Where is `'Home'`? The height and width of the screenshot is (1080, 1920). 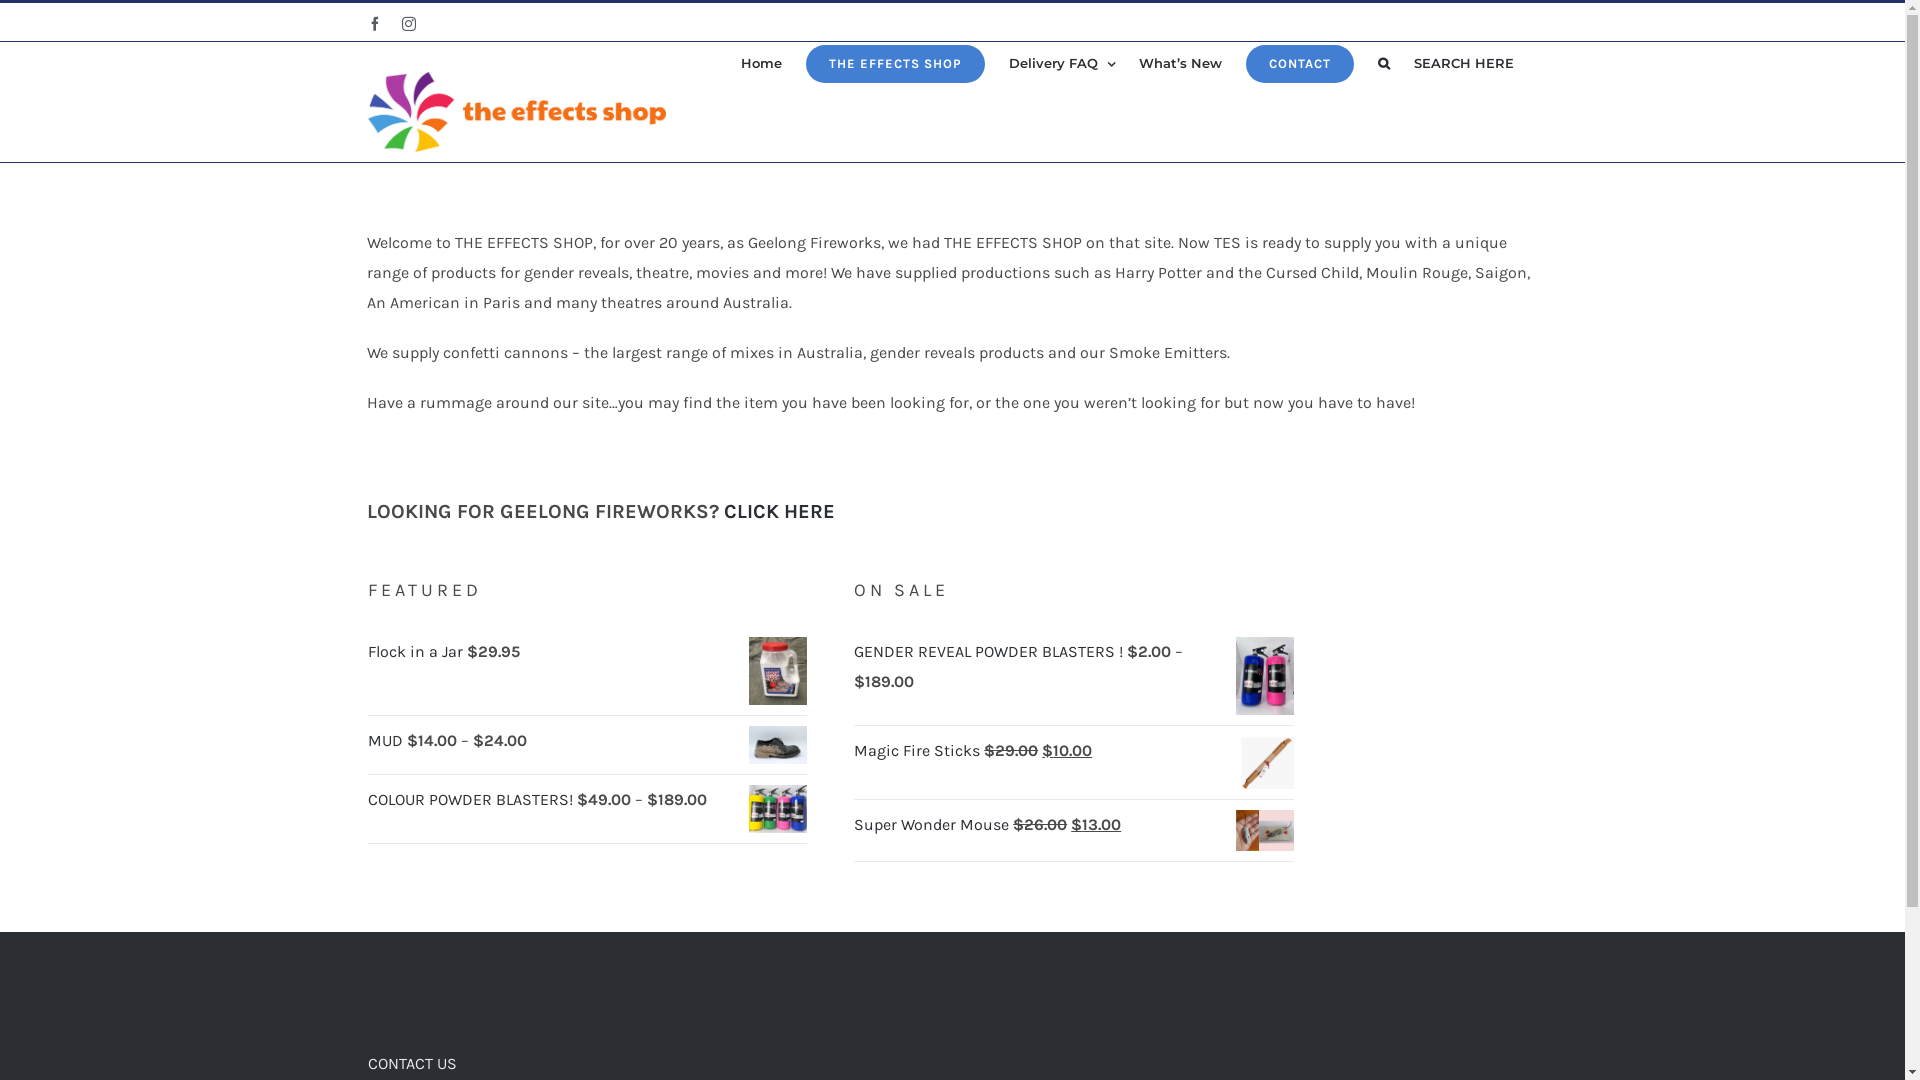
'Home' is located at coordinates (759, 62).